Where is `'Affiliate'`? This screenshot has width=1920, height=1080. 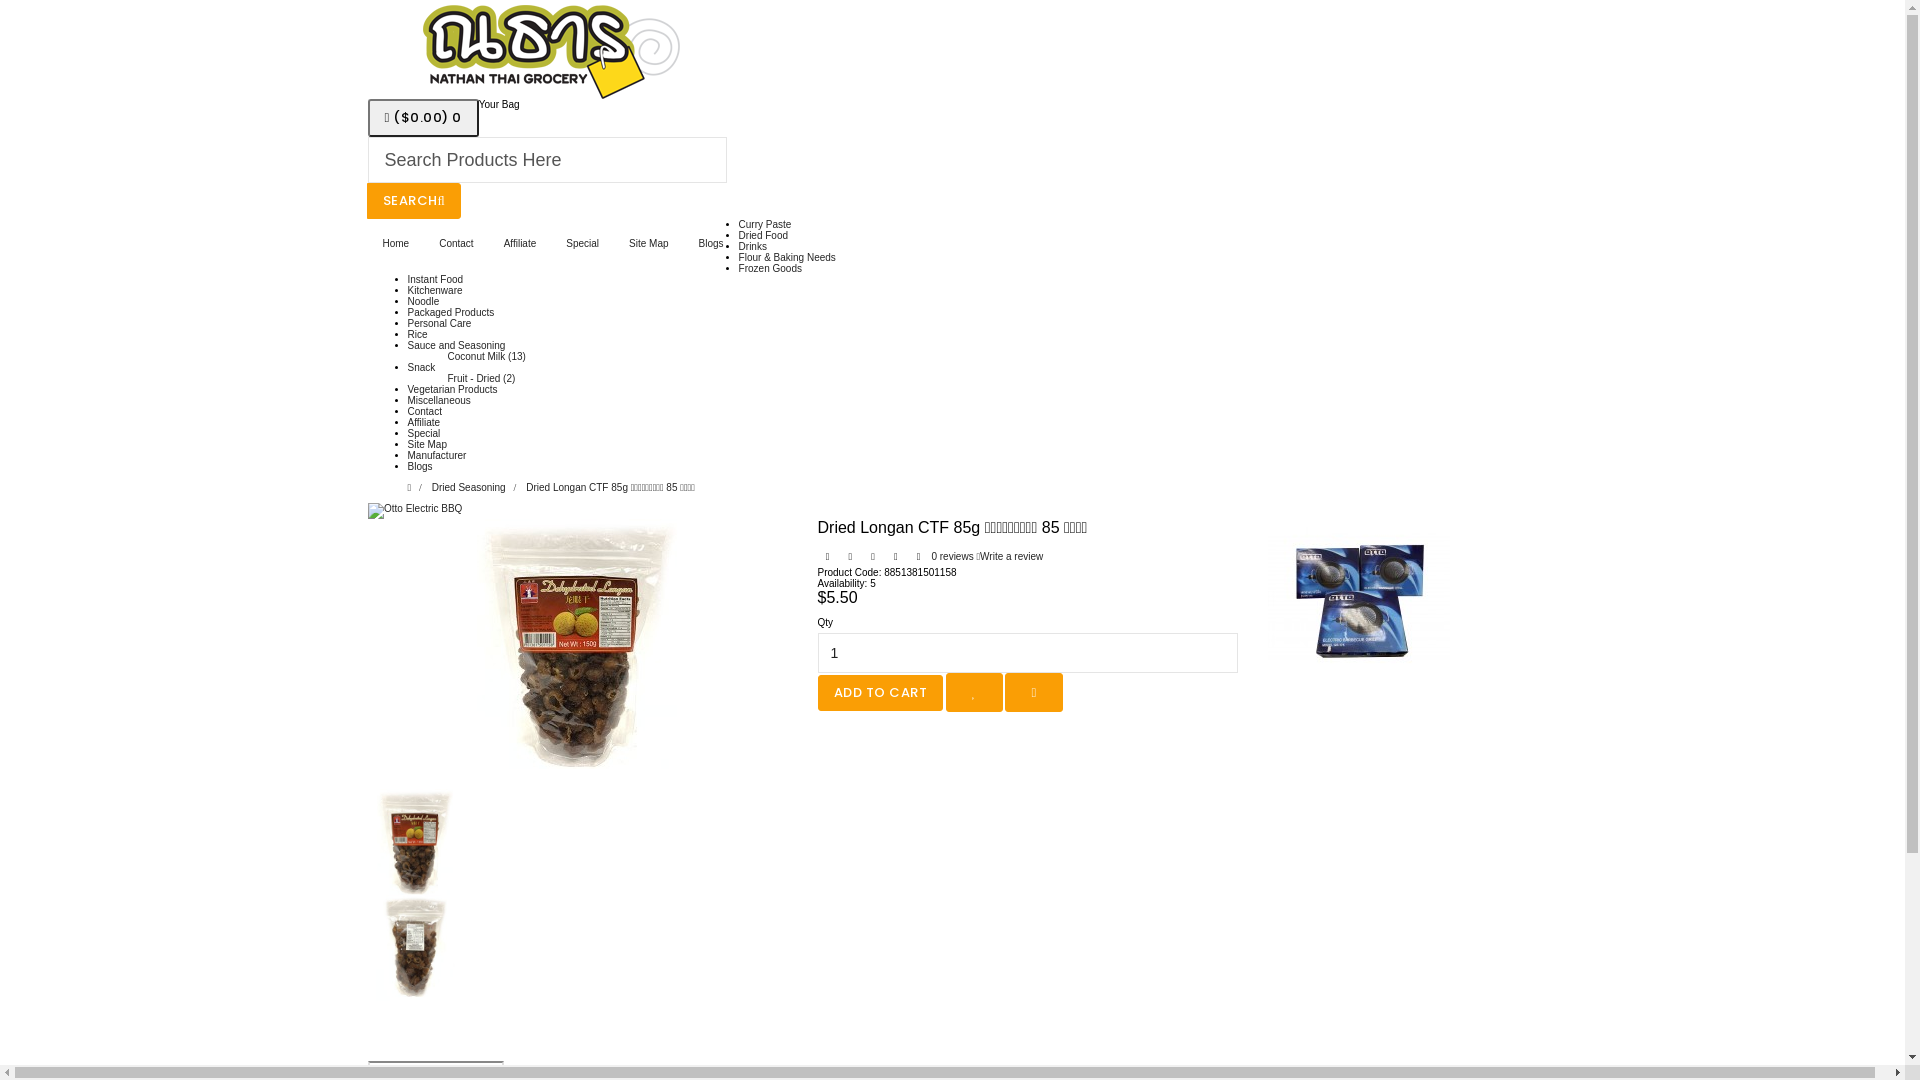 'Affiliate' is located at coordinates (489, 242).